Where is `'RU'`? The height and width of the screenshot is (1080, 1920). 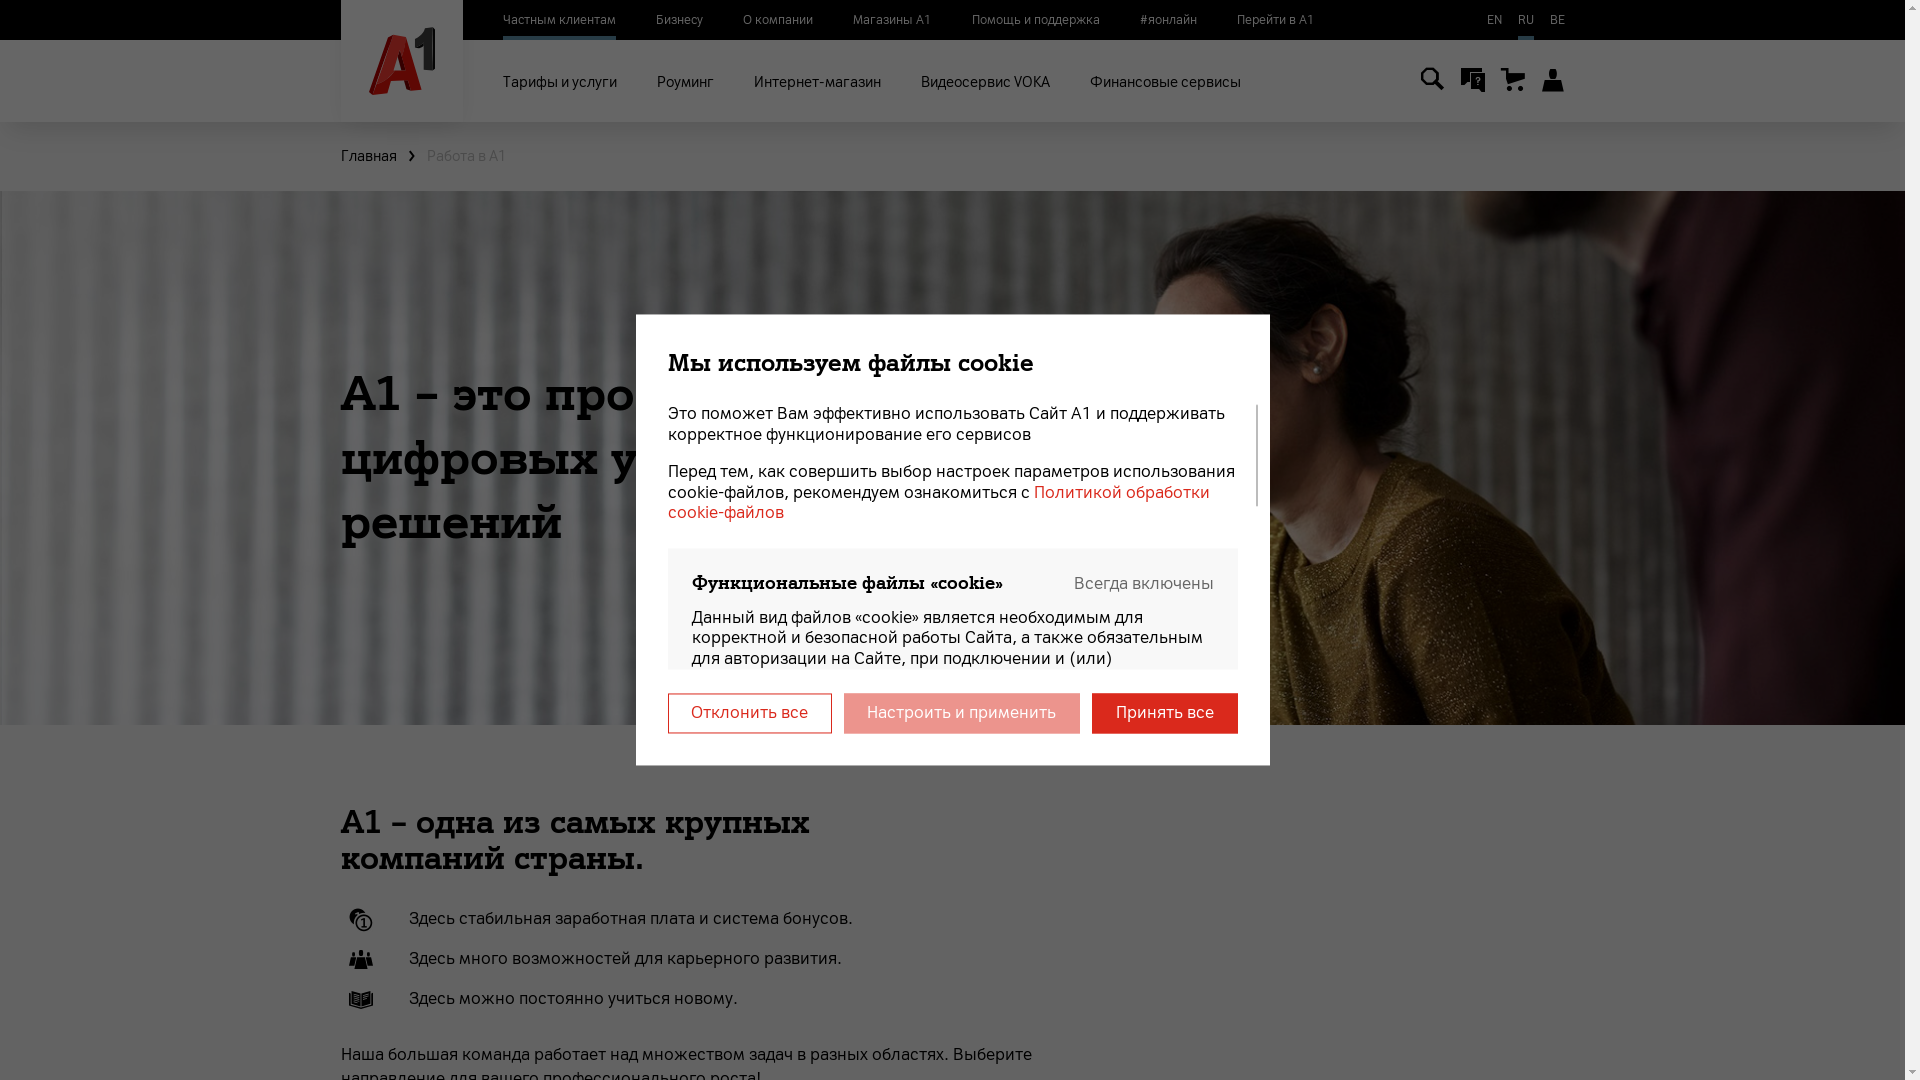 'RU' is located at coordinates (1525, 19).